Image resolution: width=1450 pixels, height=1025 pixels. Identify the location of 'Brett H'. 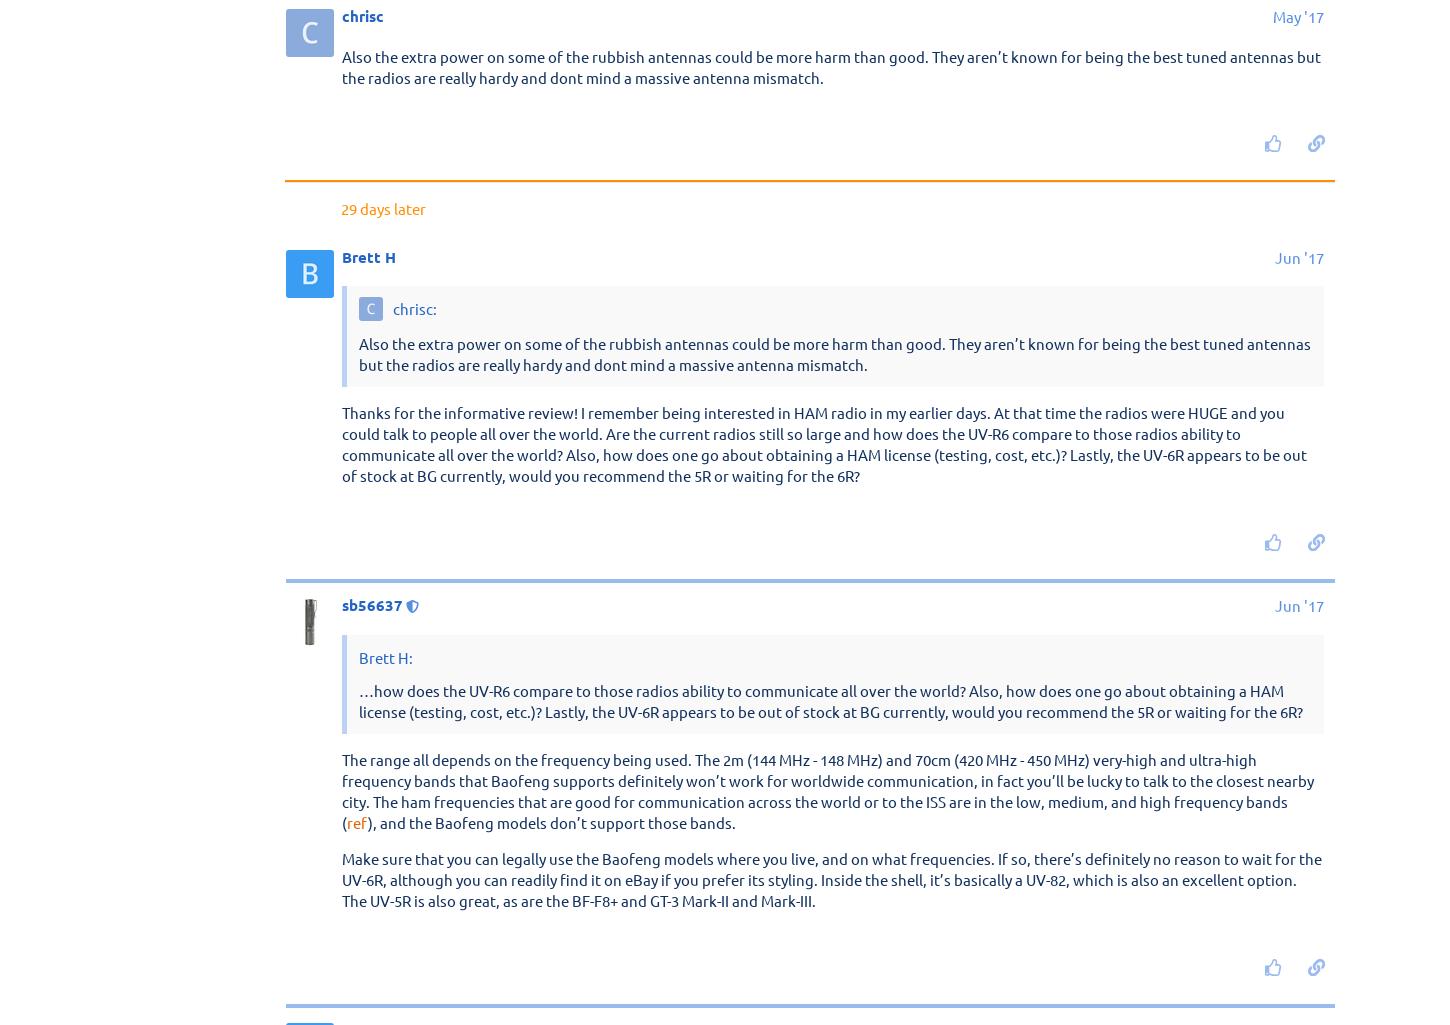
(368, 833).